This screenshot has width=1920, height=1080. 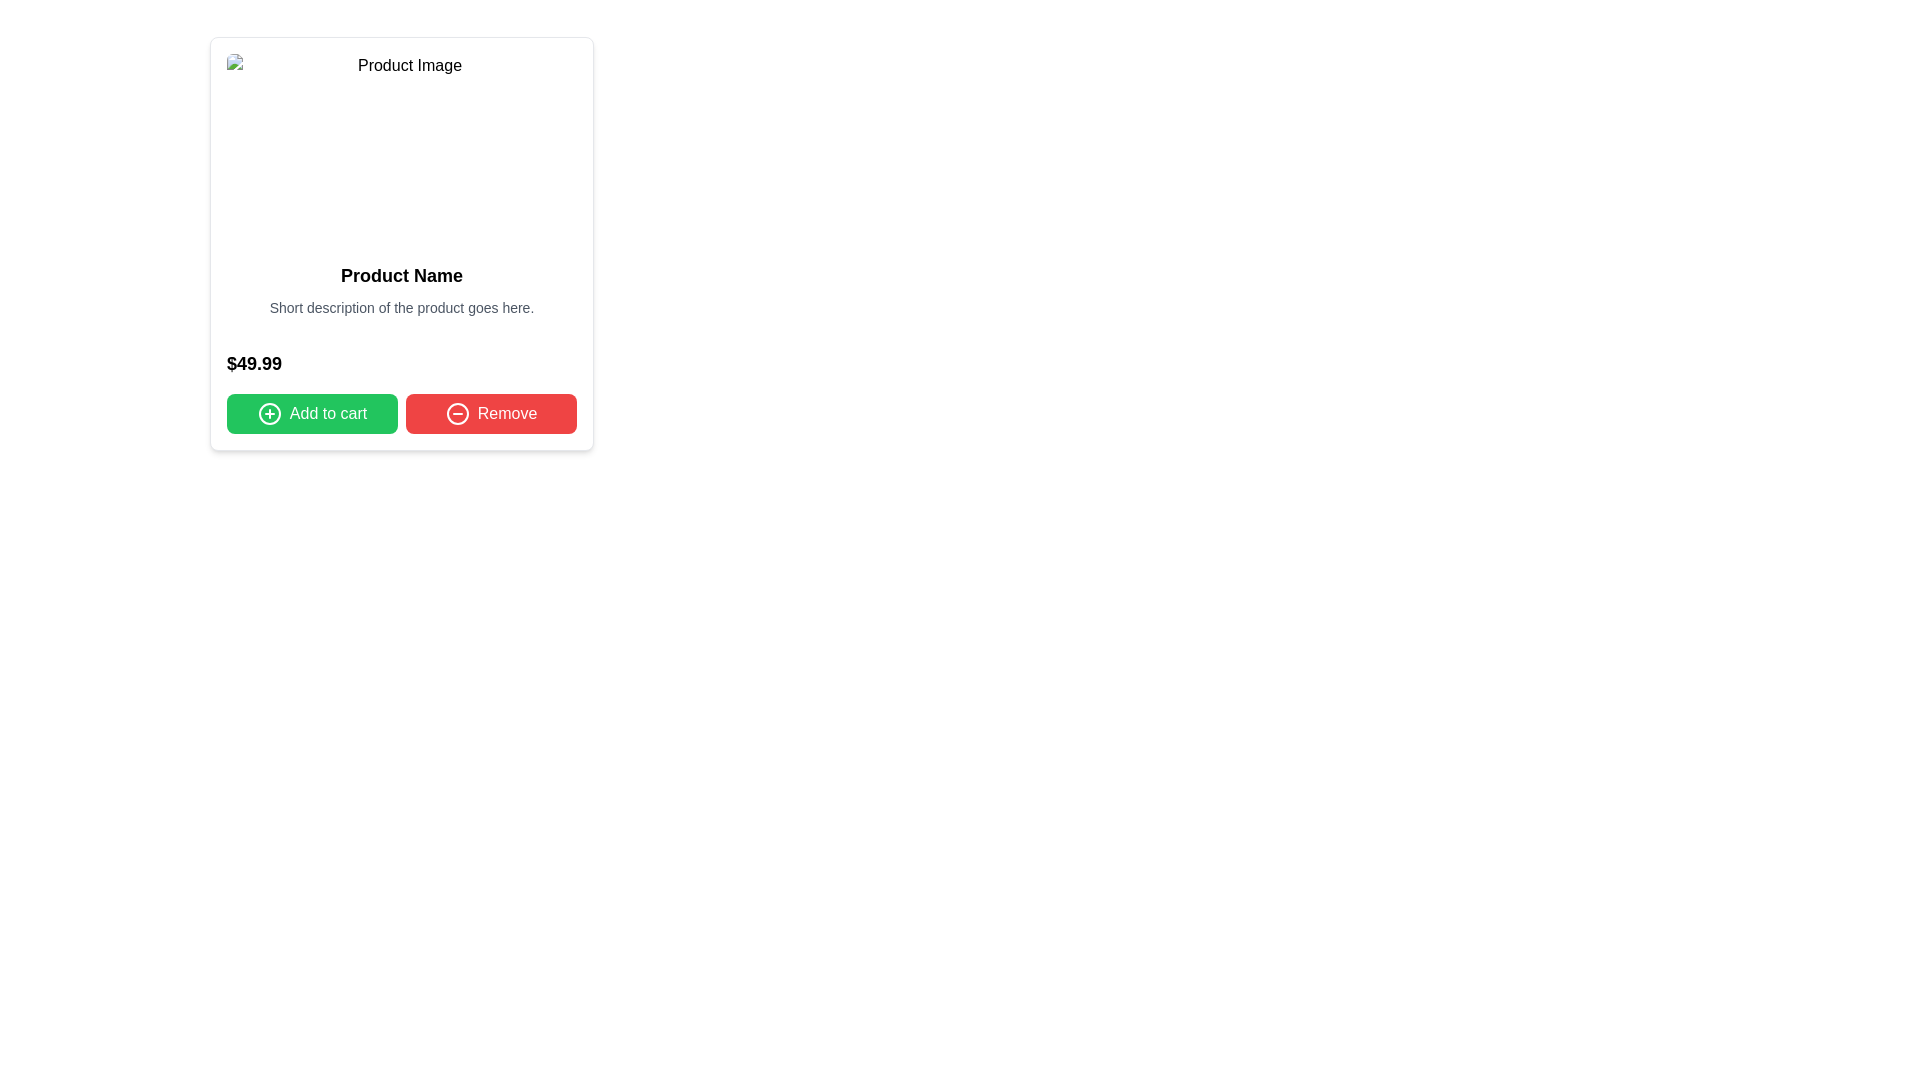 What do you see at coordinates (268, 412) in the screenshot?
I see `the circular icon within the green 'Add to cart' button located below the product price in the product card` at bounding box center [268, 412].